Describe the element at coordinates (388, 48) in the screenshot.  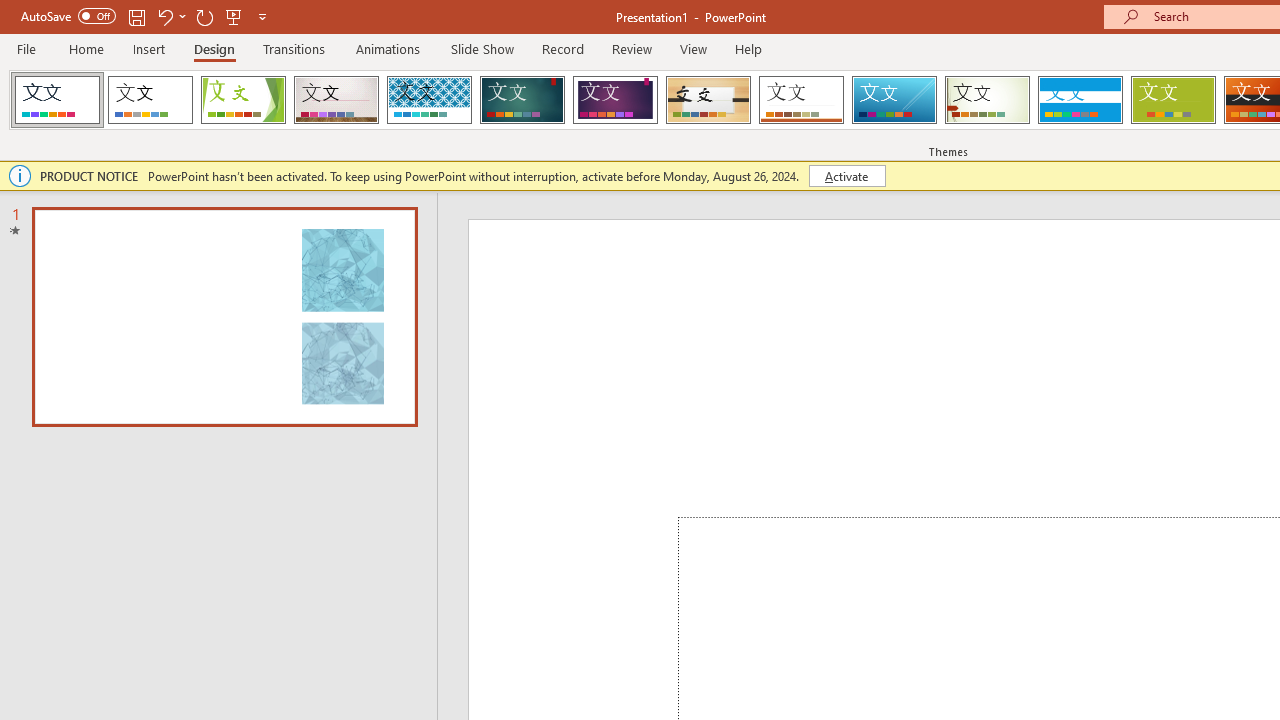
I see `'Animations'` at that location.